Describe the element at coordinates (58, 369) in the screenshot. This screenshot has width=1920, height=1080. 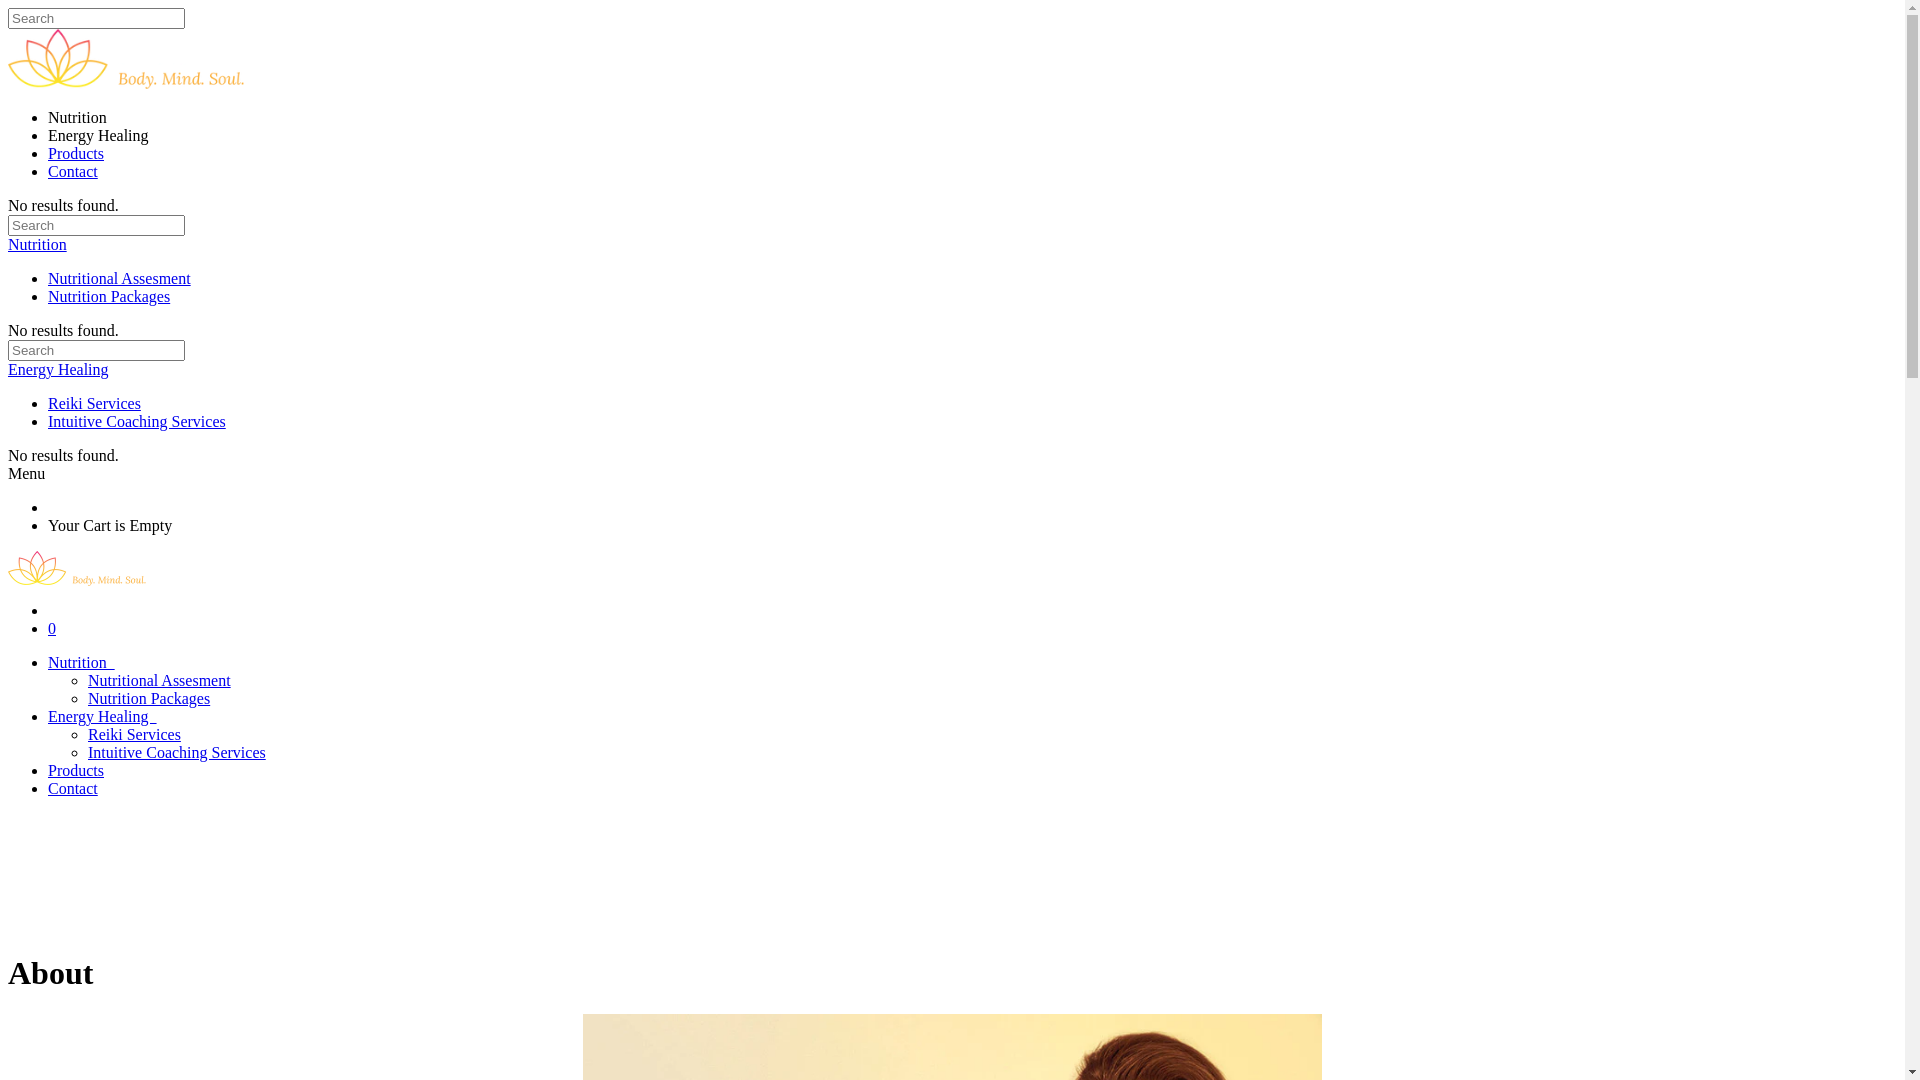
I see `'Energy Healing'` at that location.